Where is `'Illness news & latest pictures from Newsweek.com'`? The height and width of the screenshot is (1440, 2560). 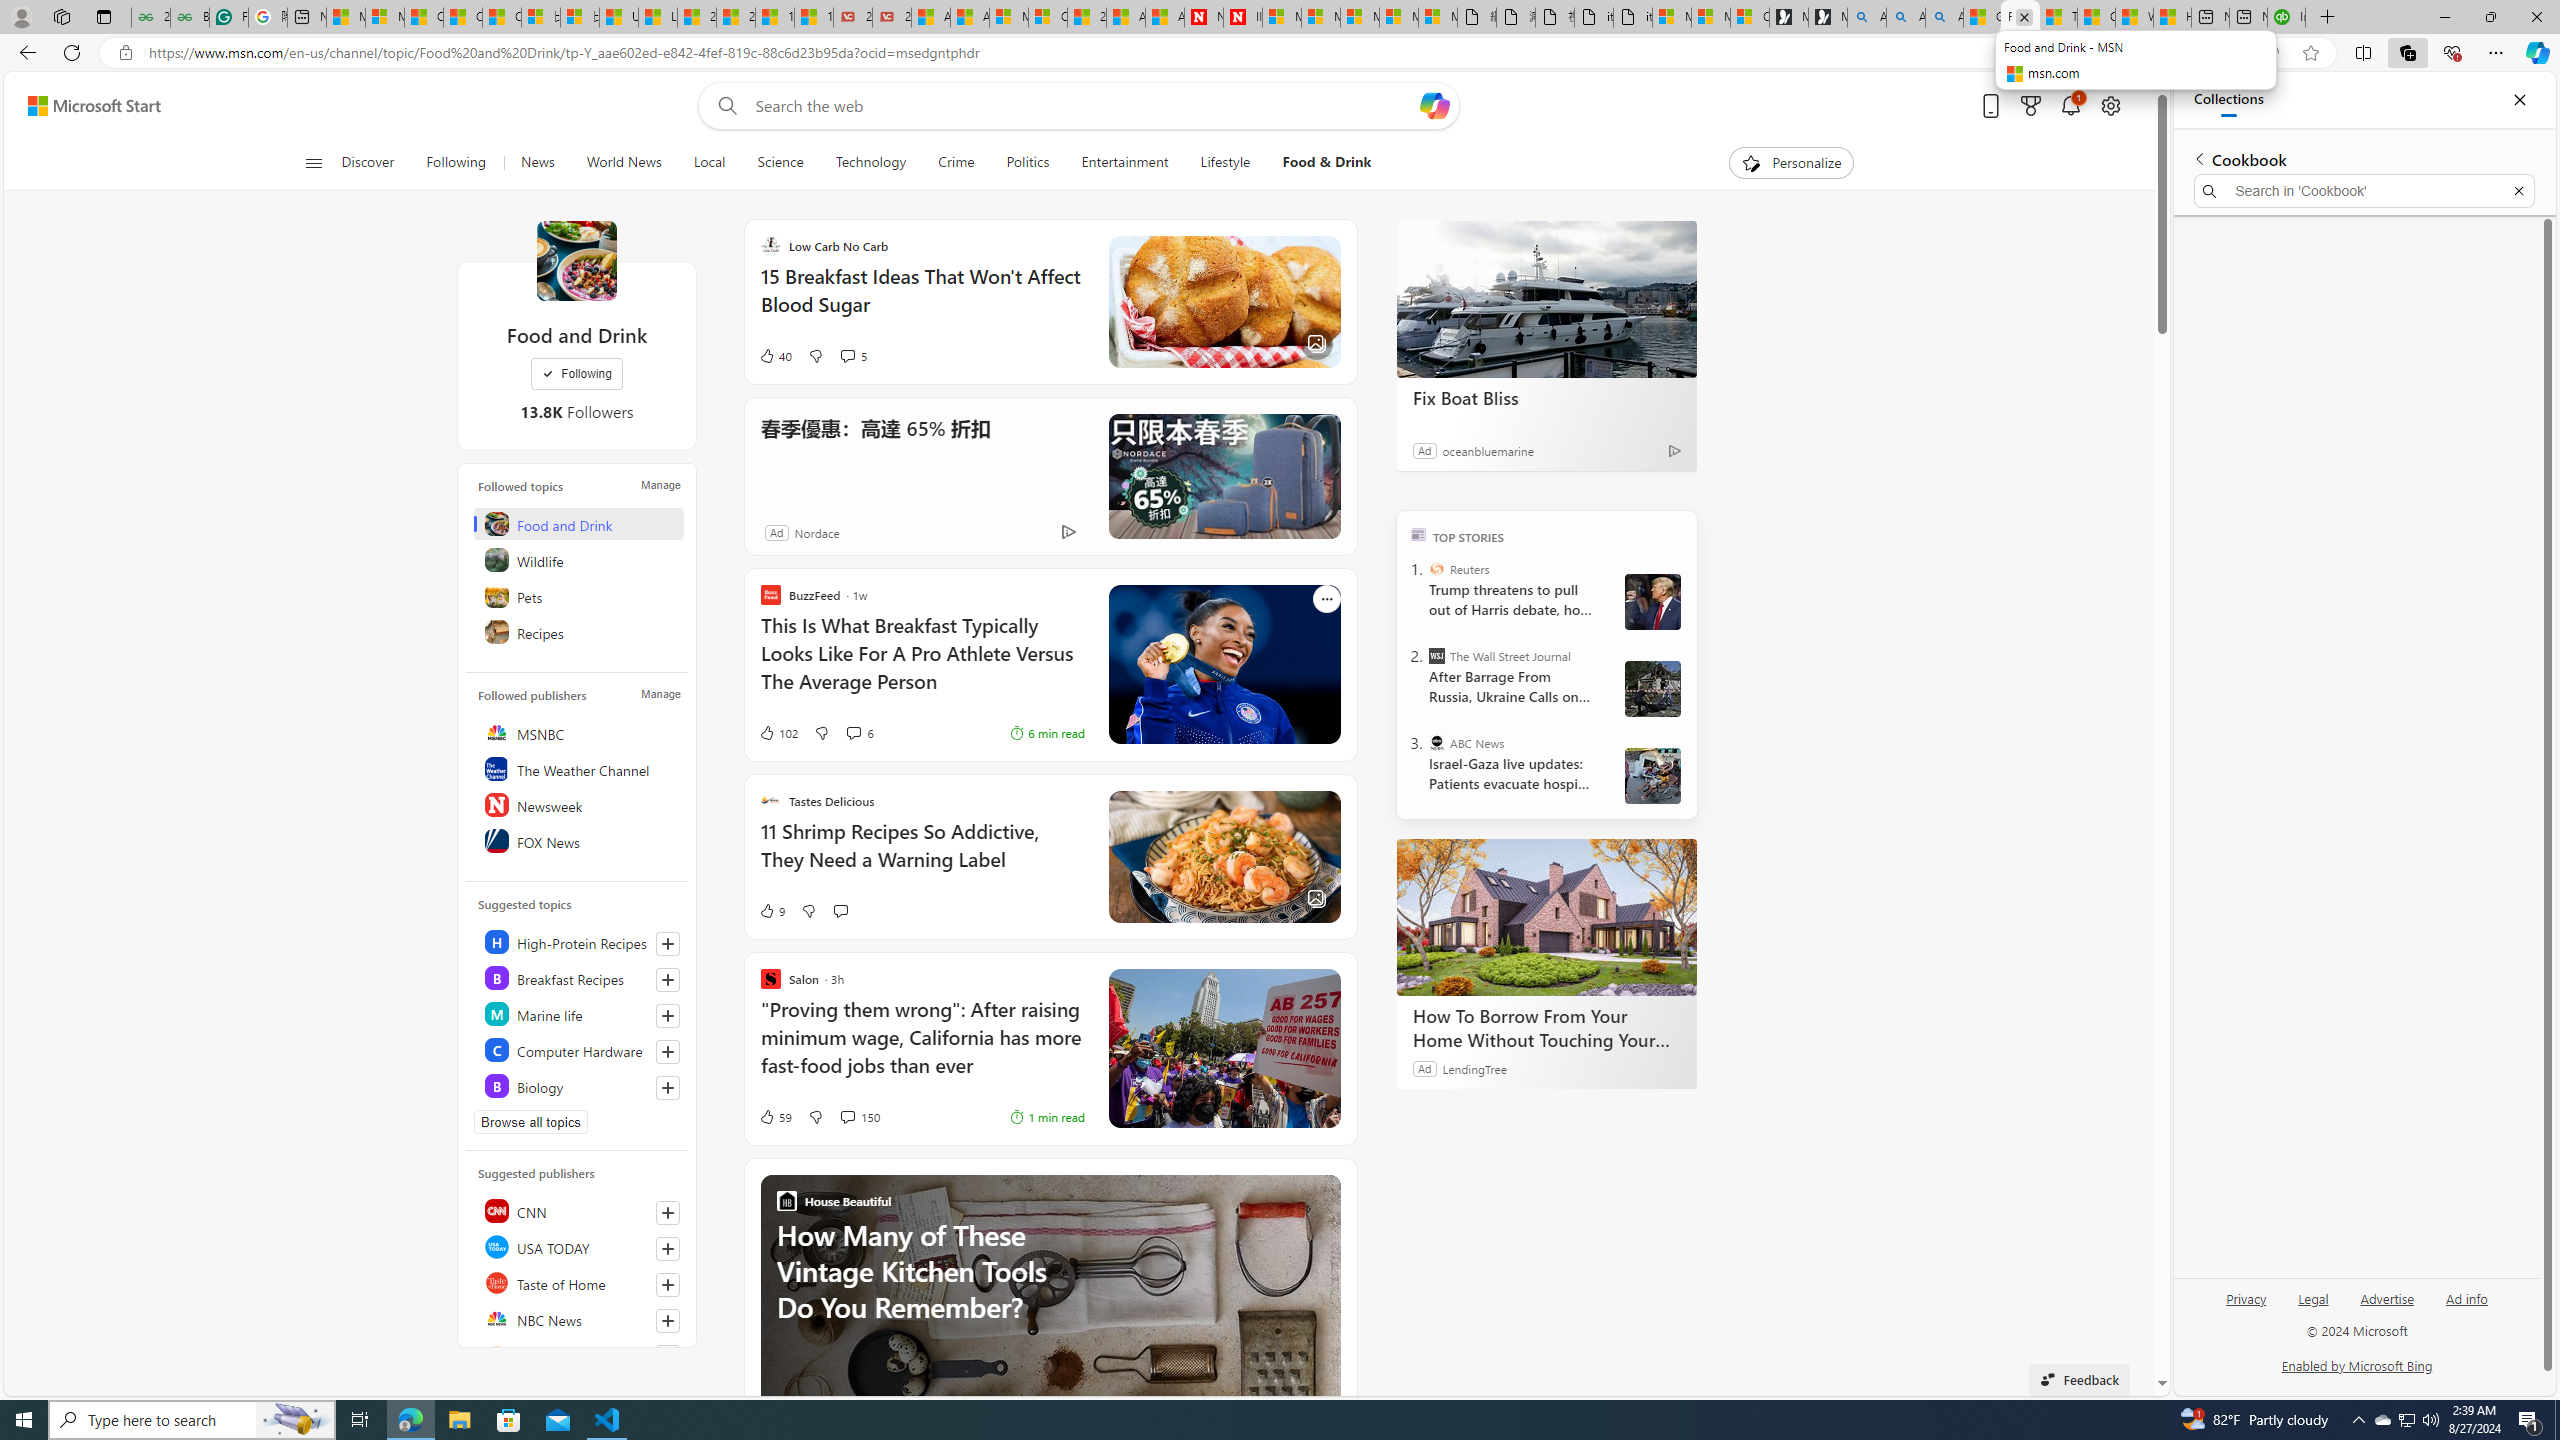 'Illness news & latest pictures from Newsweek.com' is located at coordinates (1242, 16).